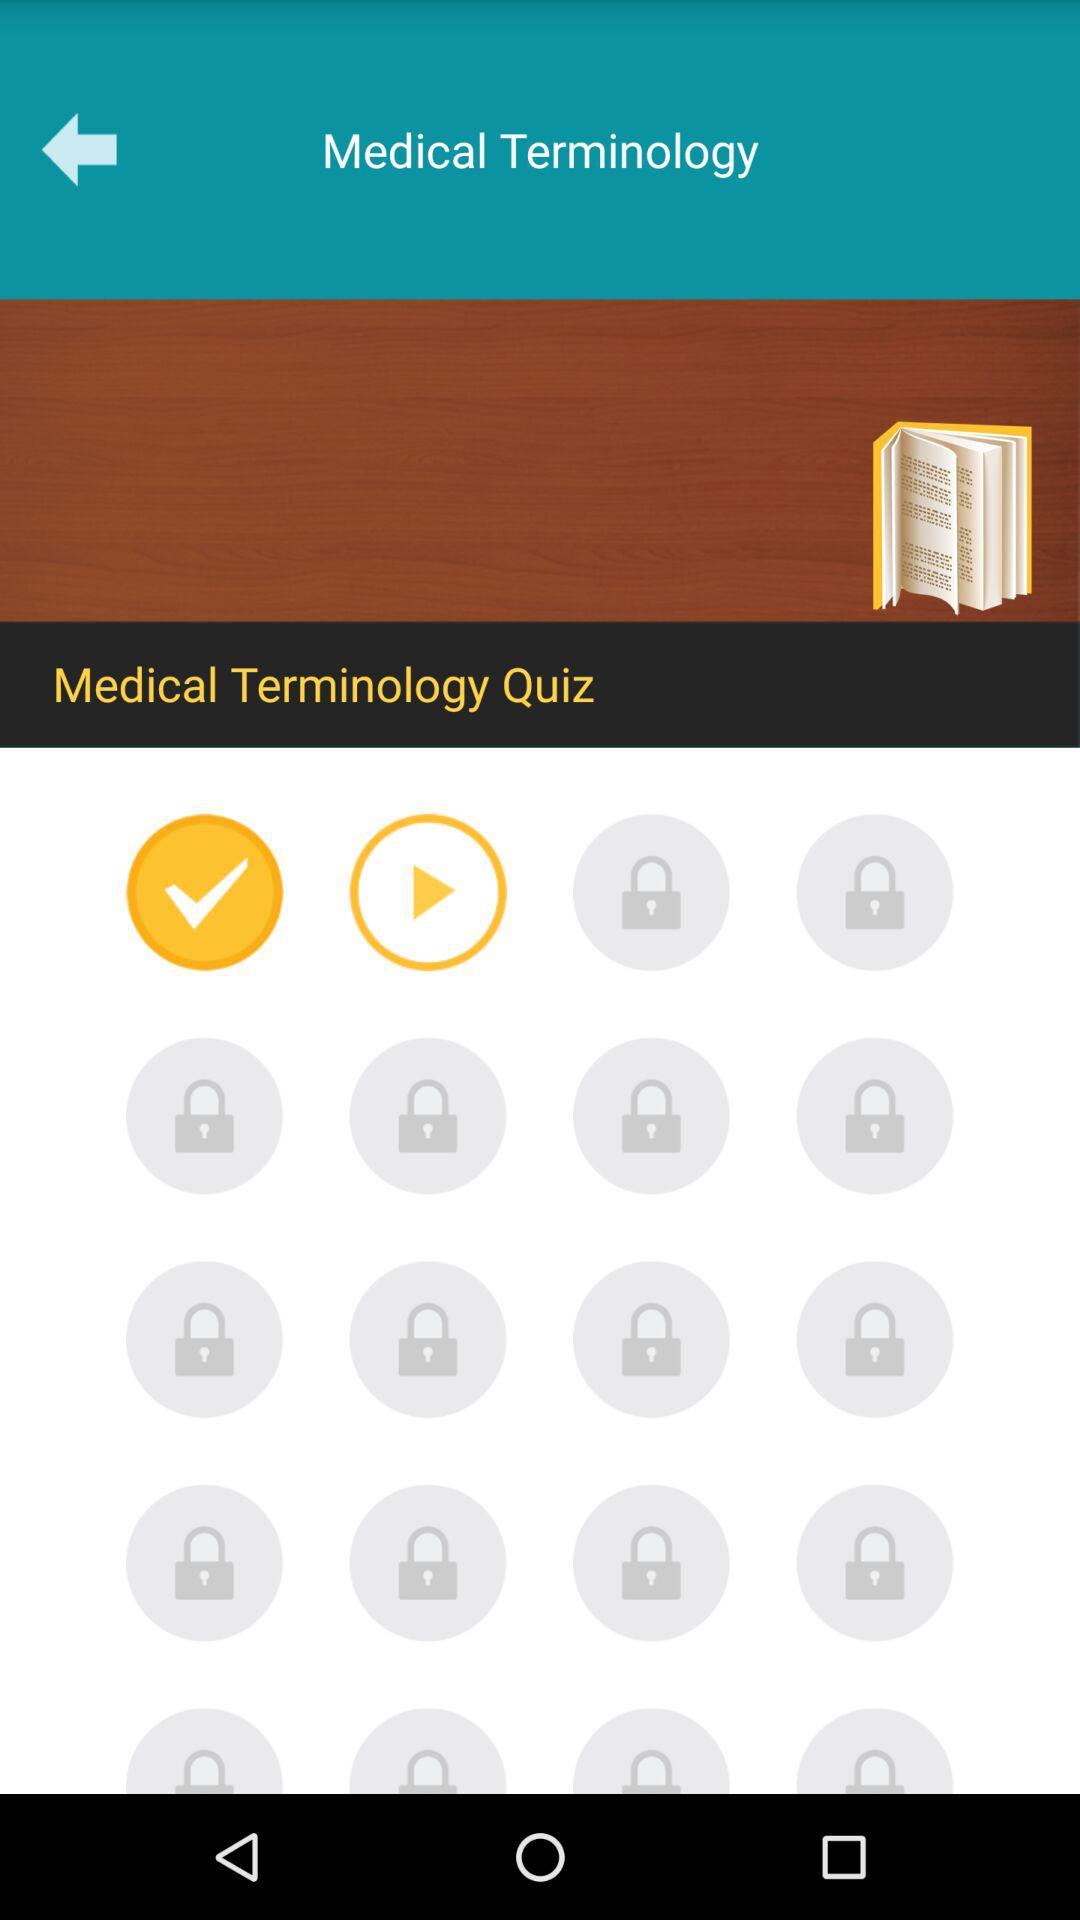  Describe the element at coordinates (874, 1432) in the screenshot. I see `the lock icon` at that location.